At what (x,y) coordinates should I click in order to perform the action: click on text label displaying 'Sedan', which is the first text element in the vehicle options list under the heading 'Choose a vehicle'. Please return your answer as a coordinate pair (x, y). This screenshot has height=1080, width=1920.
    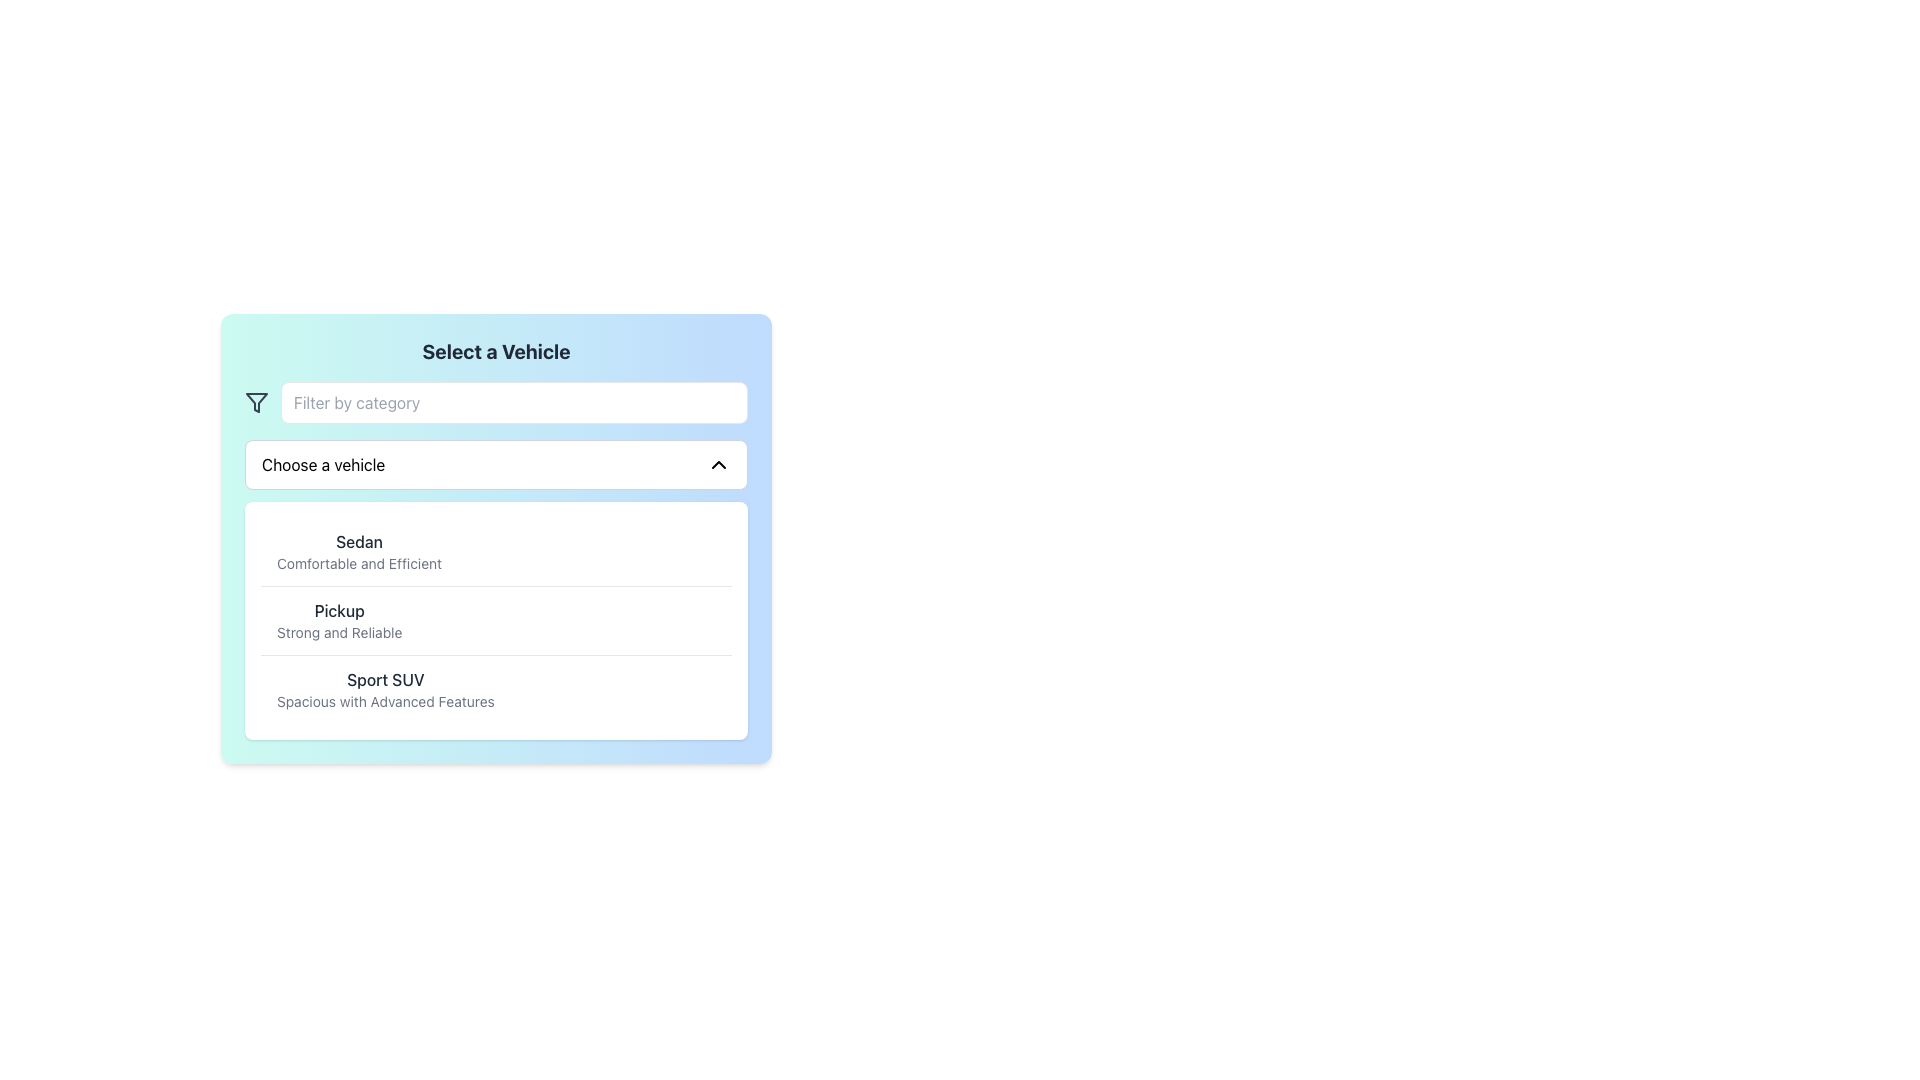
    Looking at the image, I should click on (359, 542).